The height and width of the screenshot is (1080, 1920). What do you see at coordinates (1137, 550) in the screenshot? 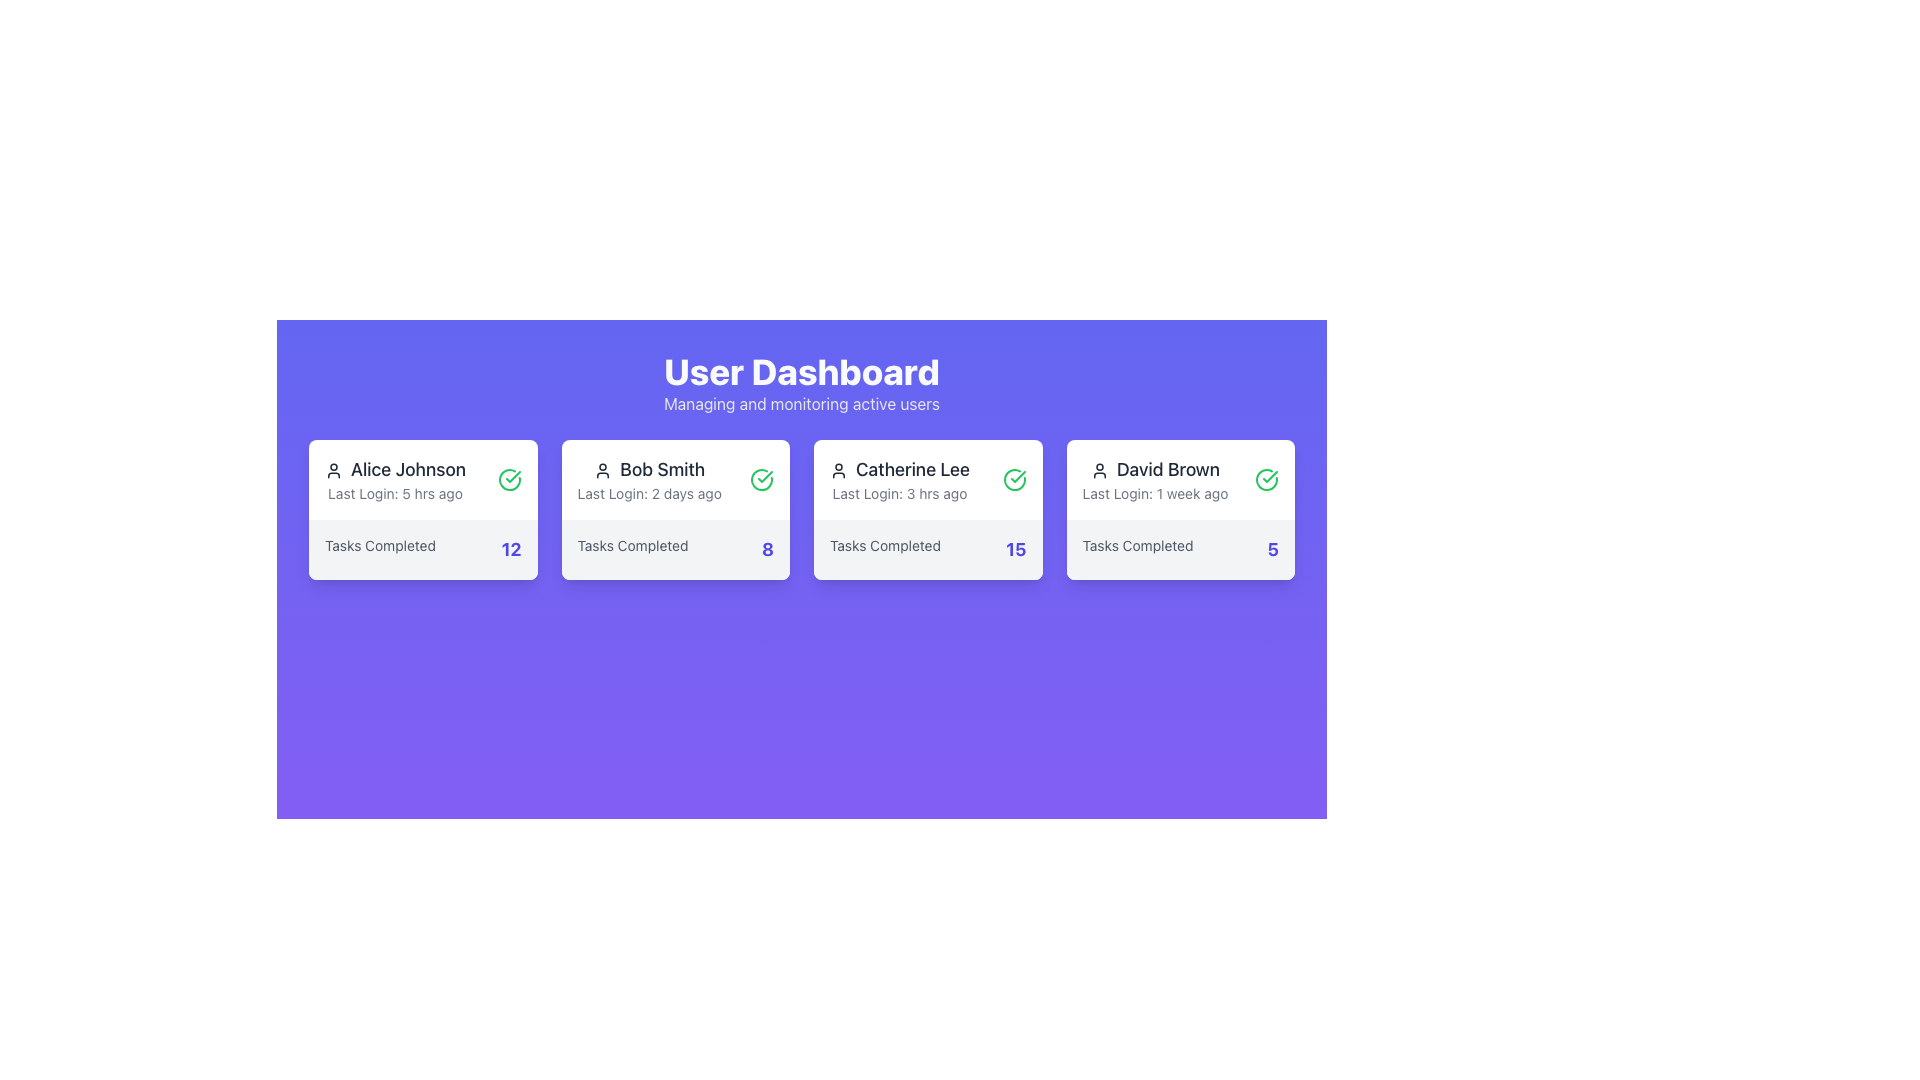
I see `the text label displaying 'Tasks Completed' in the panel for user 'David Brown', located near the bottom left side of the panel` at bounding box center [1137, 550].